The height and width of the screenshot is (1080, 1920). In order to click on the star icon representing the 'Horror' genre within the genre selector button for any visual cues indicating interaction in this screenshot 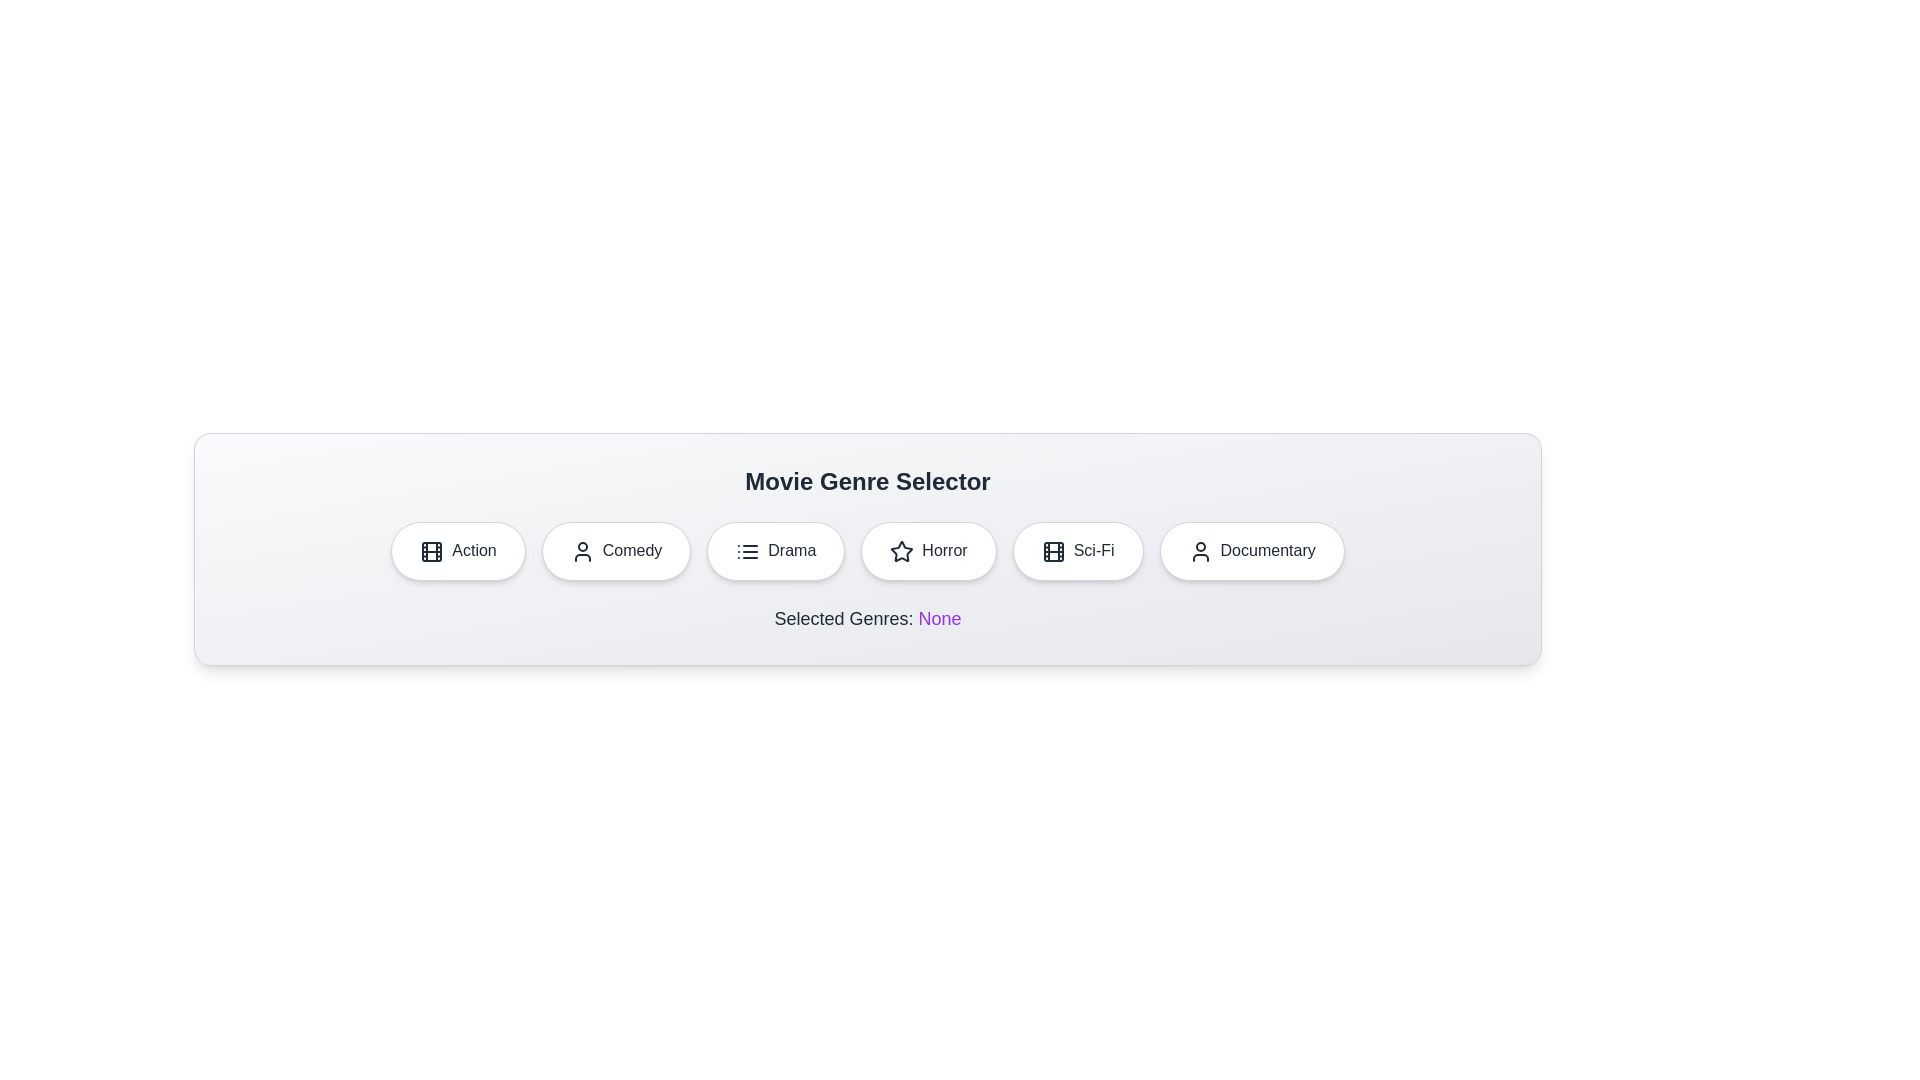, I will do `click(901, 551)`.